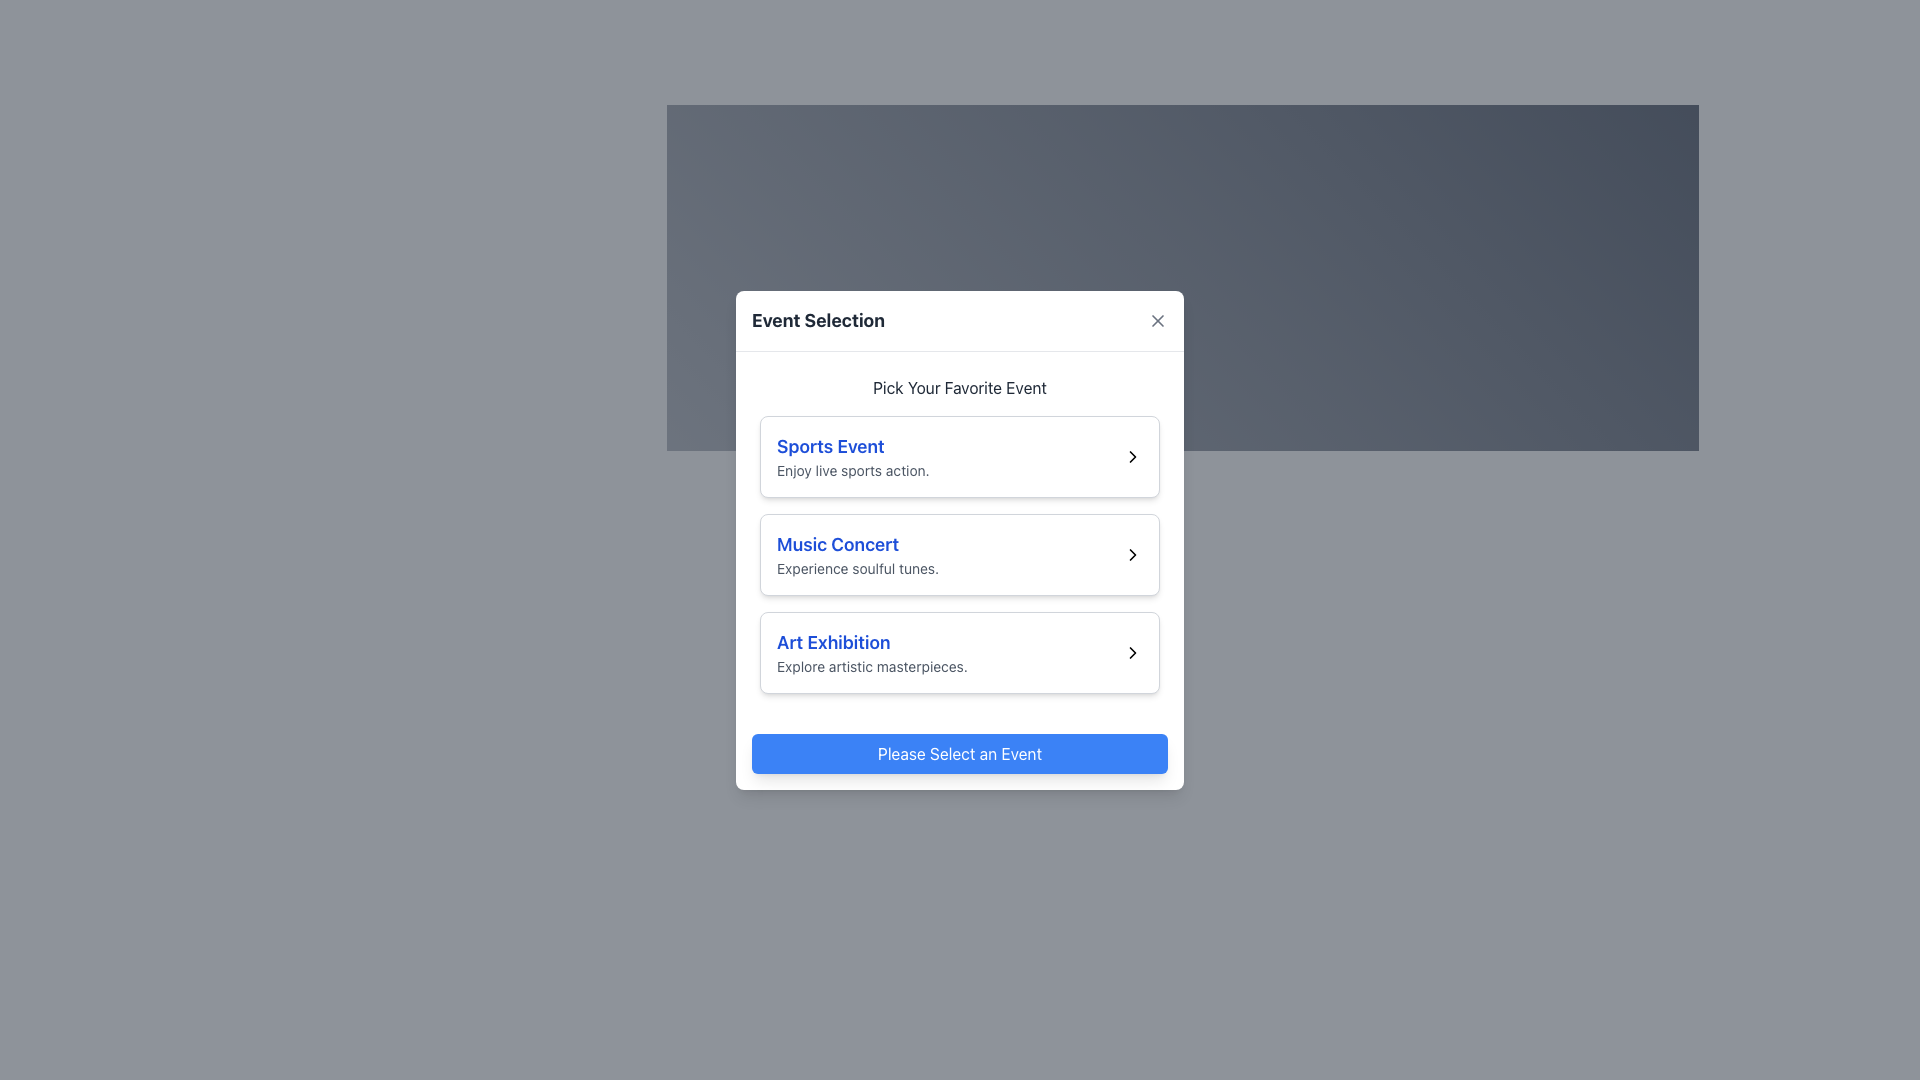 This screenshot has width=1920, height=1080. Describe the element at coordinates (1157, 319) in the screenshot. I see `the circular close button with an 'X' icon in the top-right corner of the 'Event Selection' dialog` at that location.